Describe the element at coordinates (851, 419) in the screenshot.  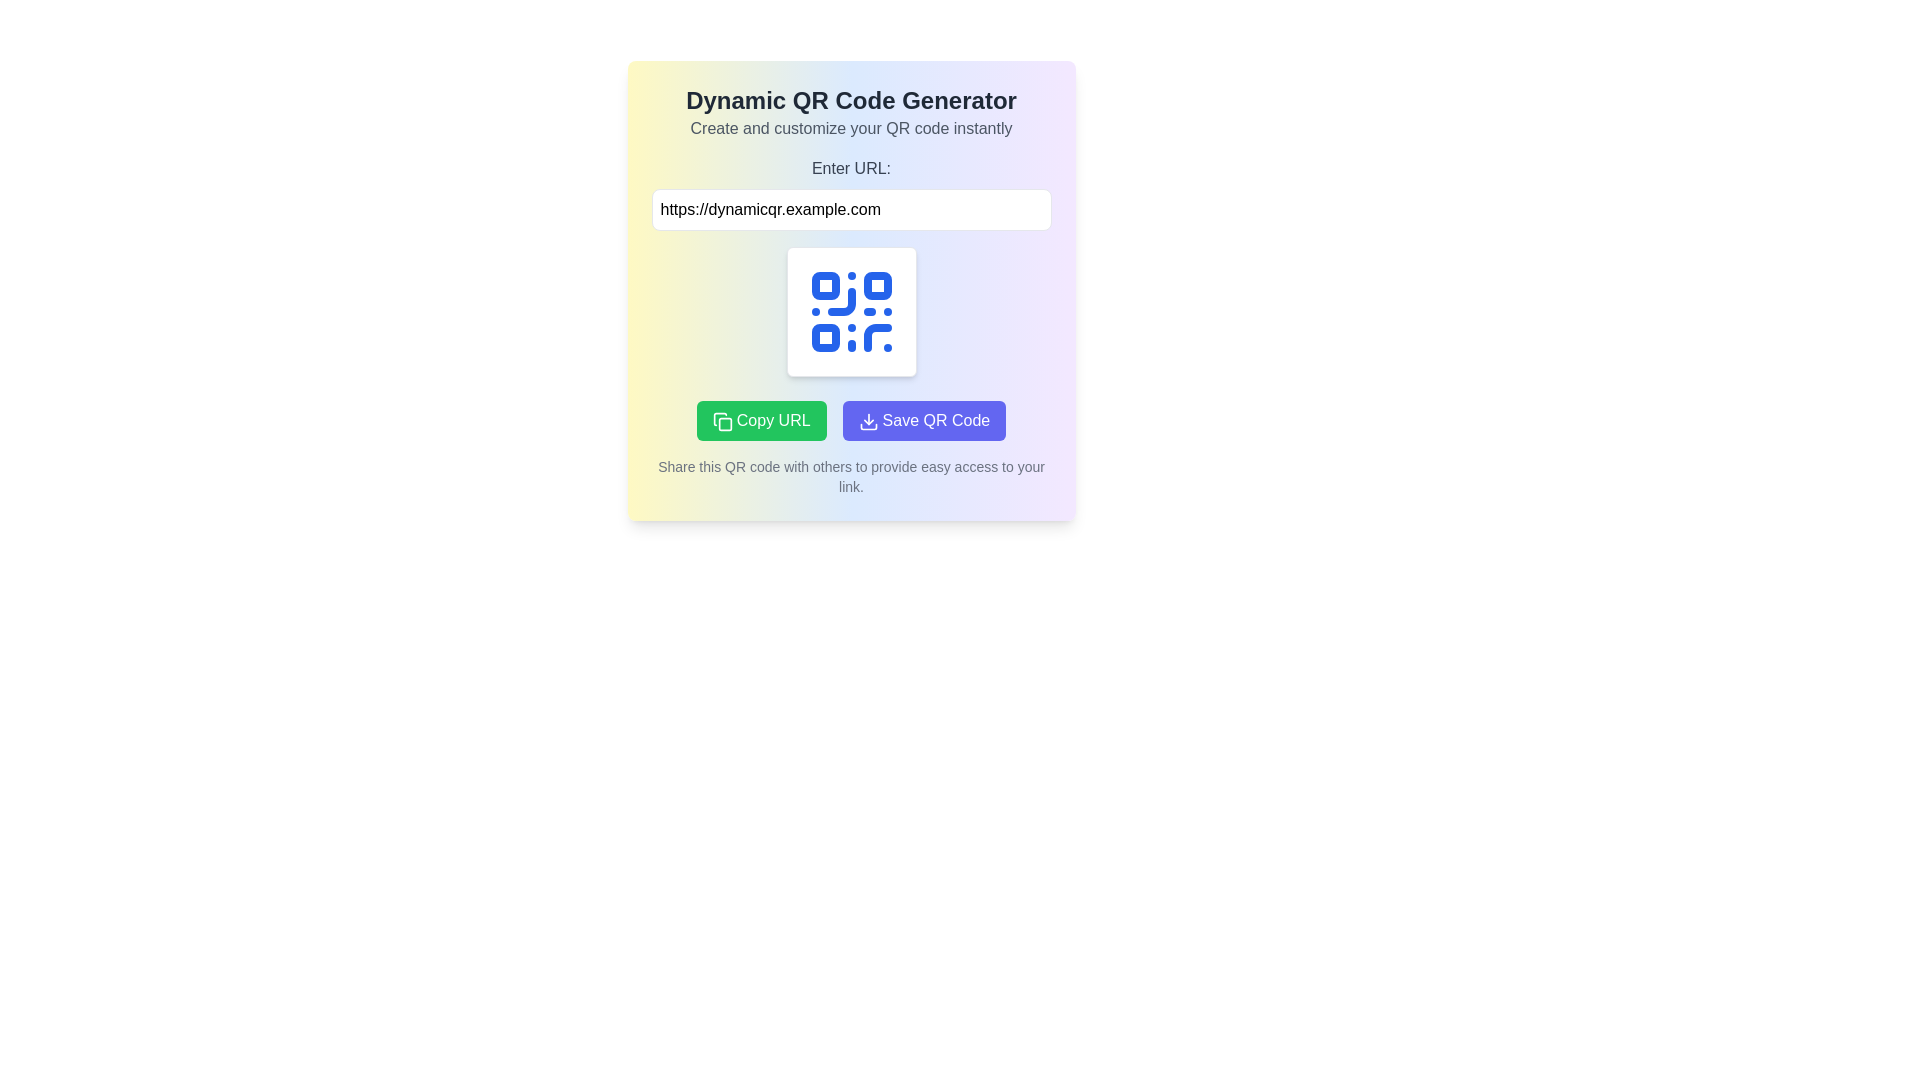
I see `the 'Save QR Code' button located at the bottom center of the 'Dynamic QR Code Generator' interface, just below the displayed QR code` at that location.